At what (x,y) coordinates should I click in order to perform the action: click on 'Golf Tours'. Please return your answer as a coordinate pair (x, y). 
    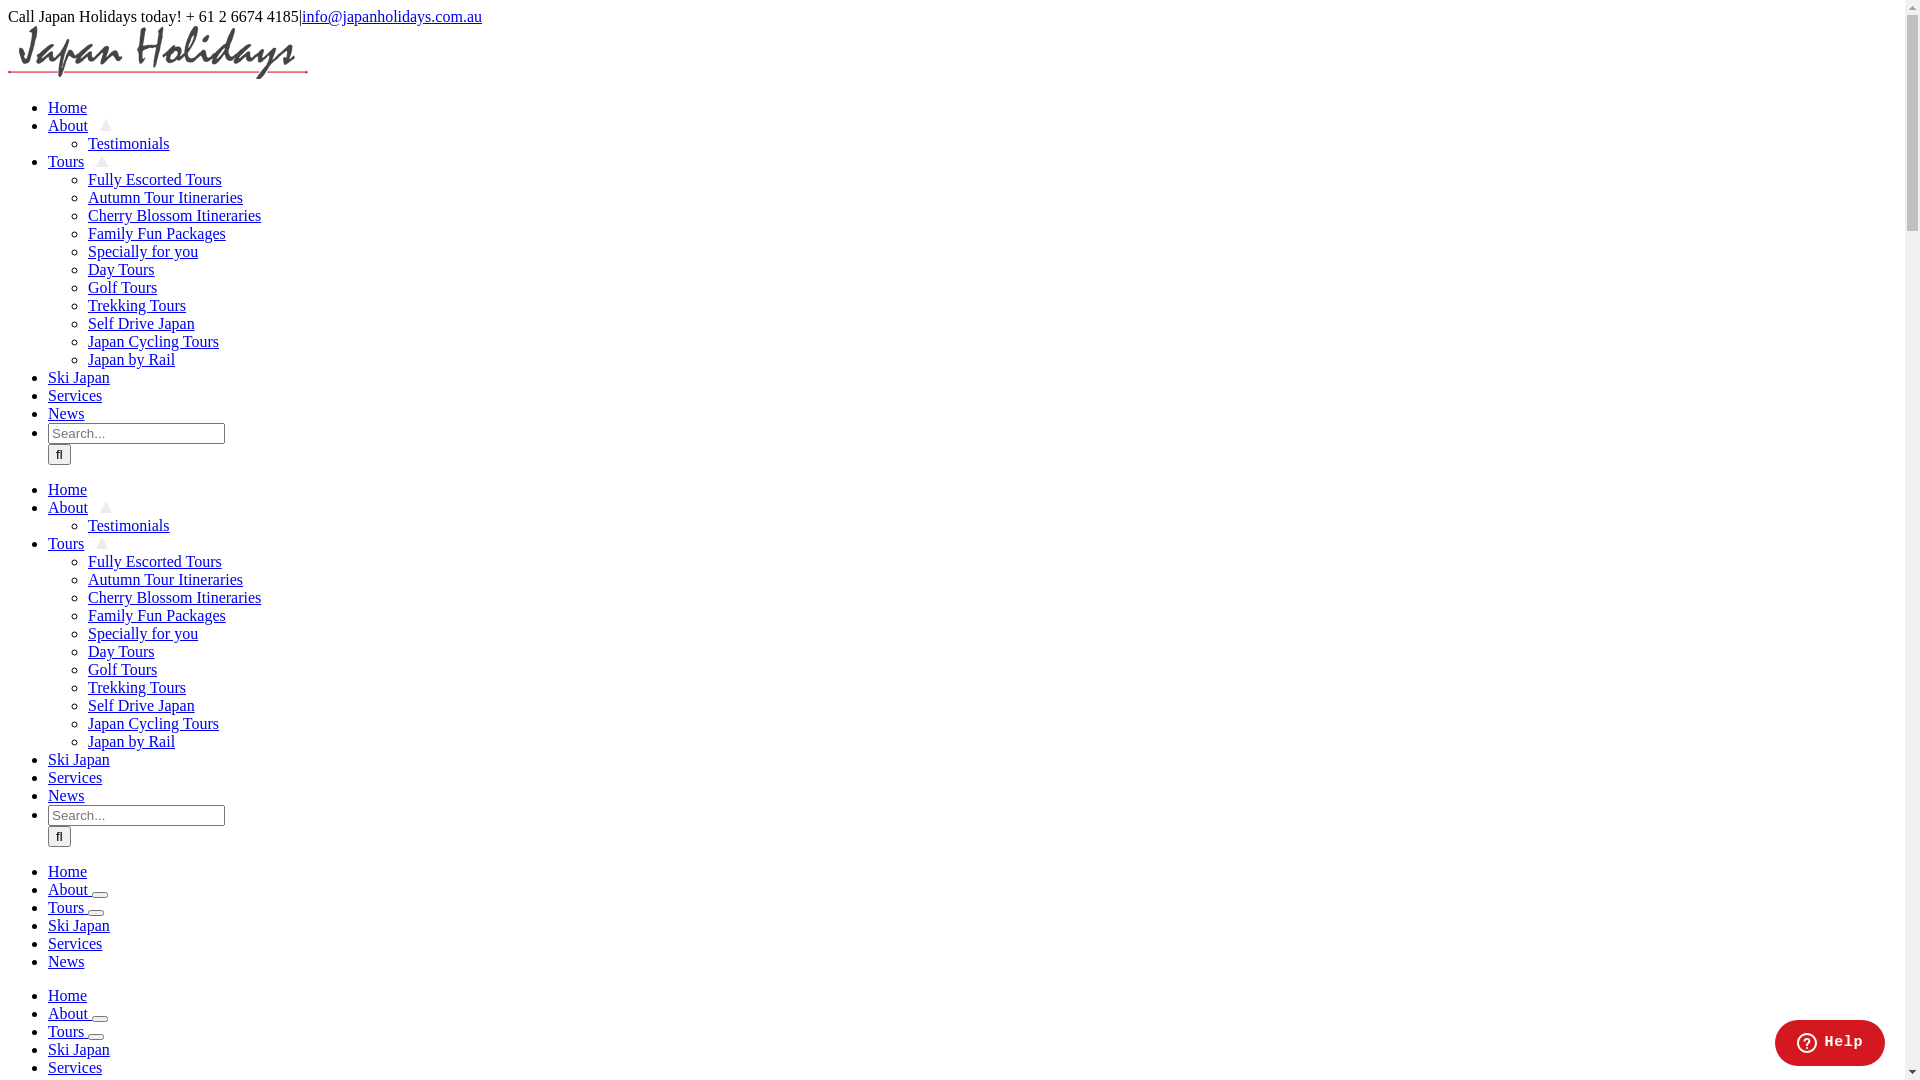
    Looking at the image, I should click on (121, 669).